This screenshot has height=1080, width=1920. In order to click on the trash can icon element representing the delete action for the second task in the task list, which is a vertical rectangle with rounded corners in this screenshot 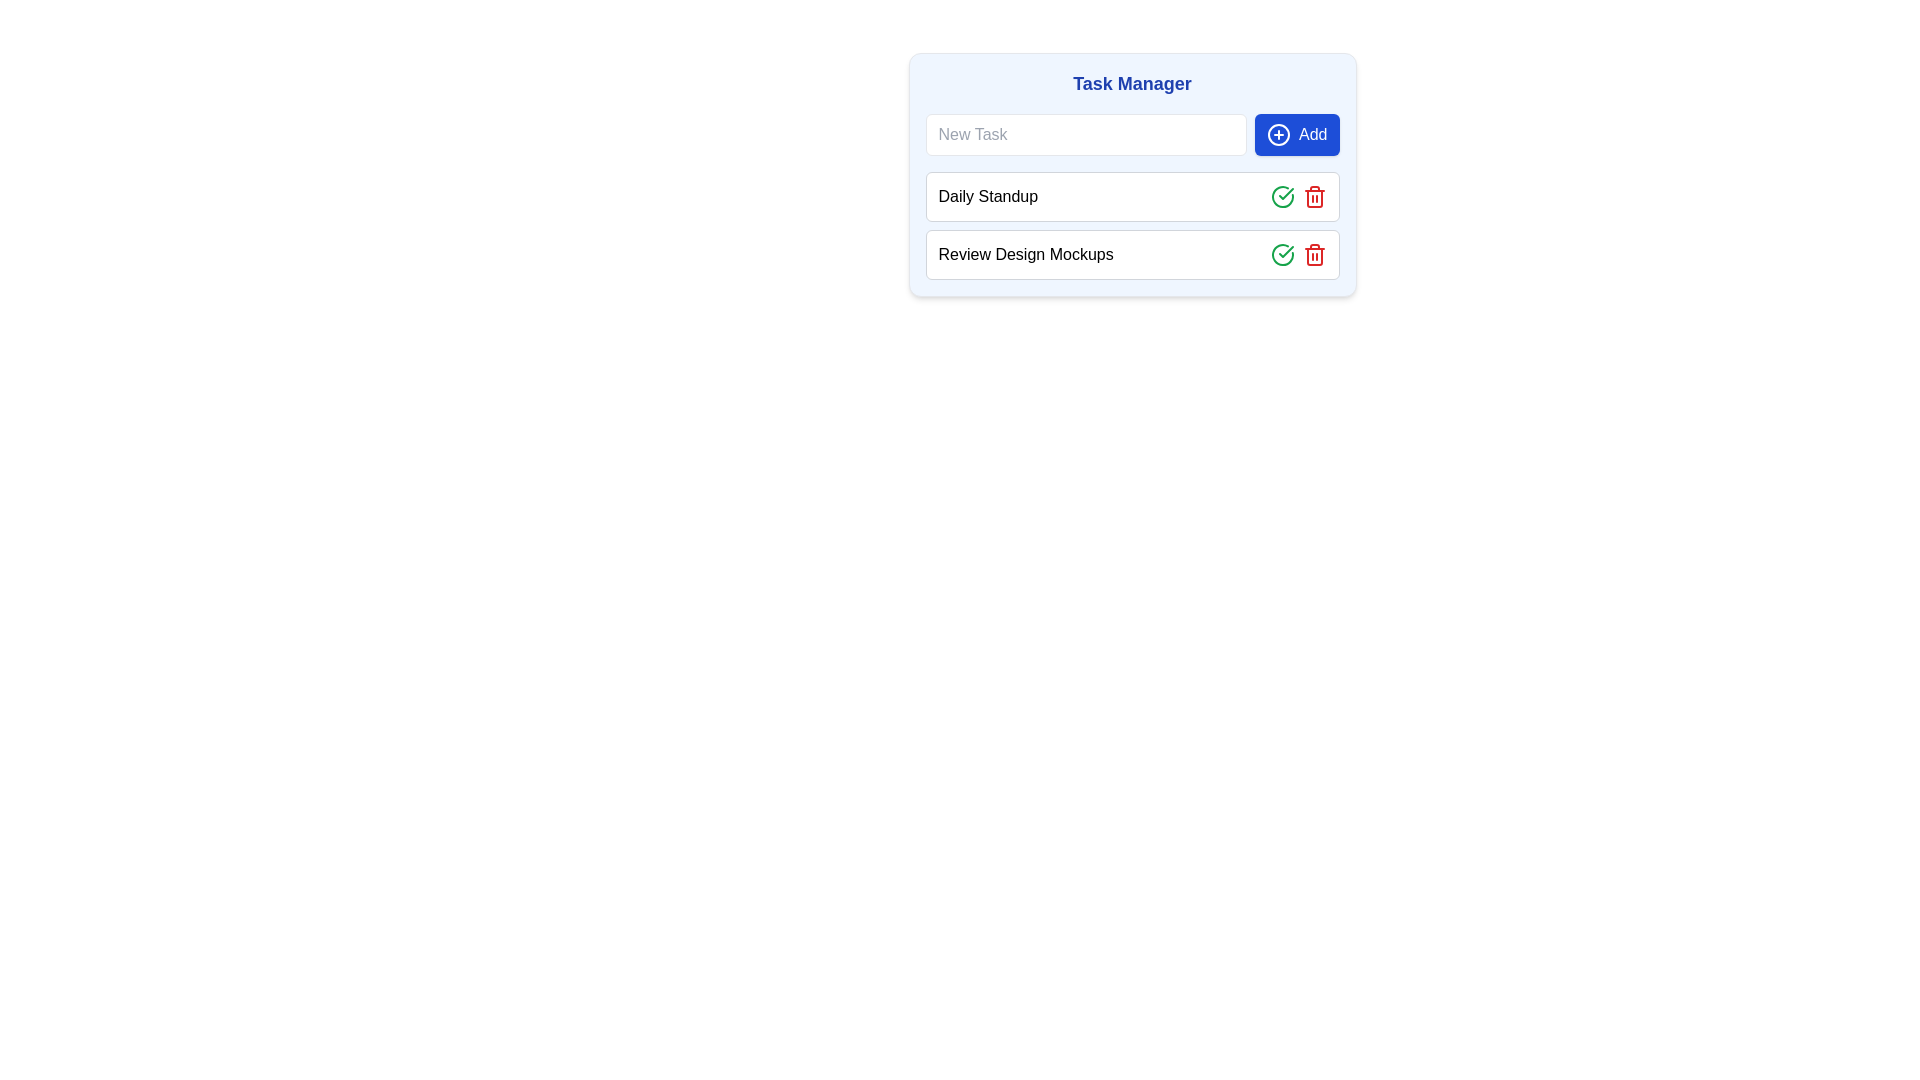, I will do `click(1314, 199)`.